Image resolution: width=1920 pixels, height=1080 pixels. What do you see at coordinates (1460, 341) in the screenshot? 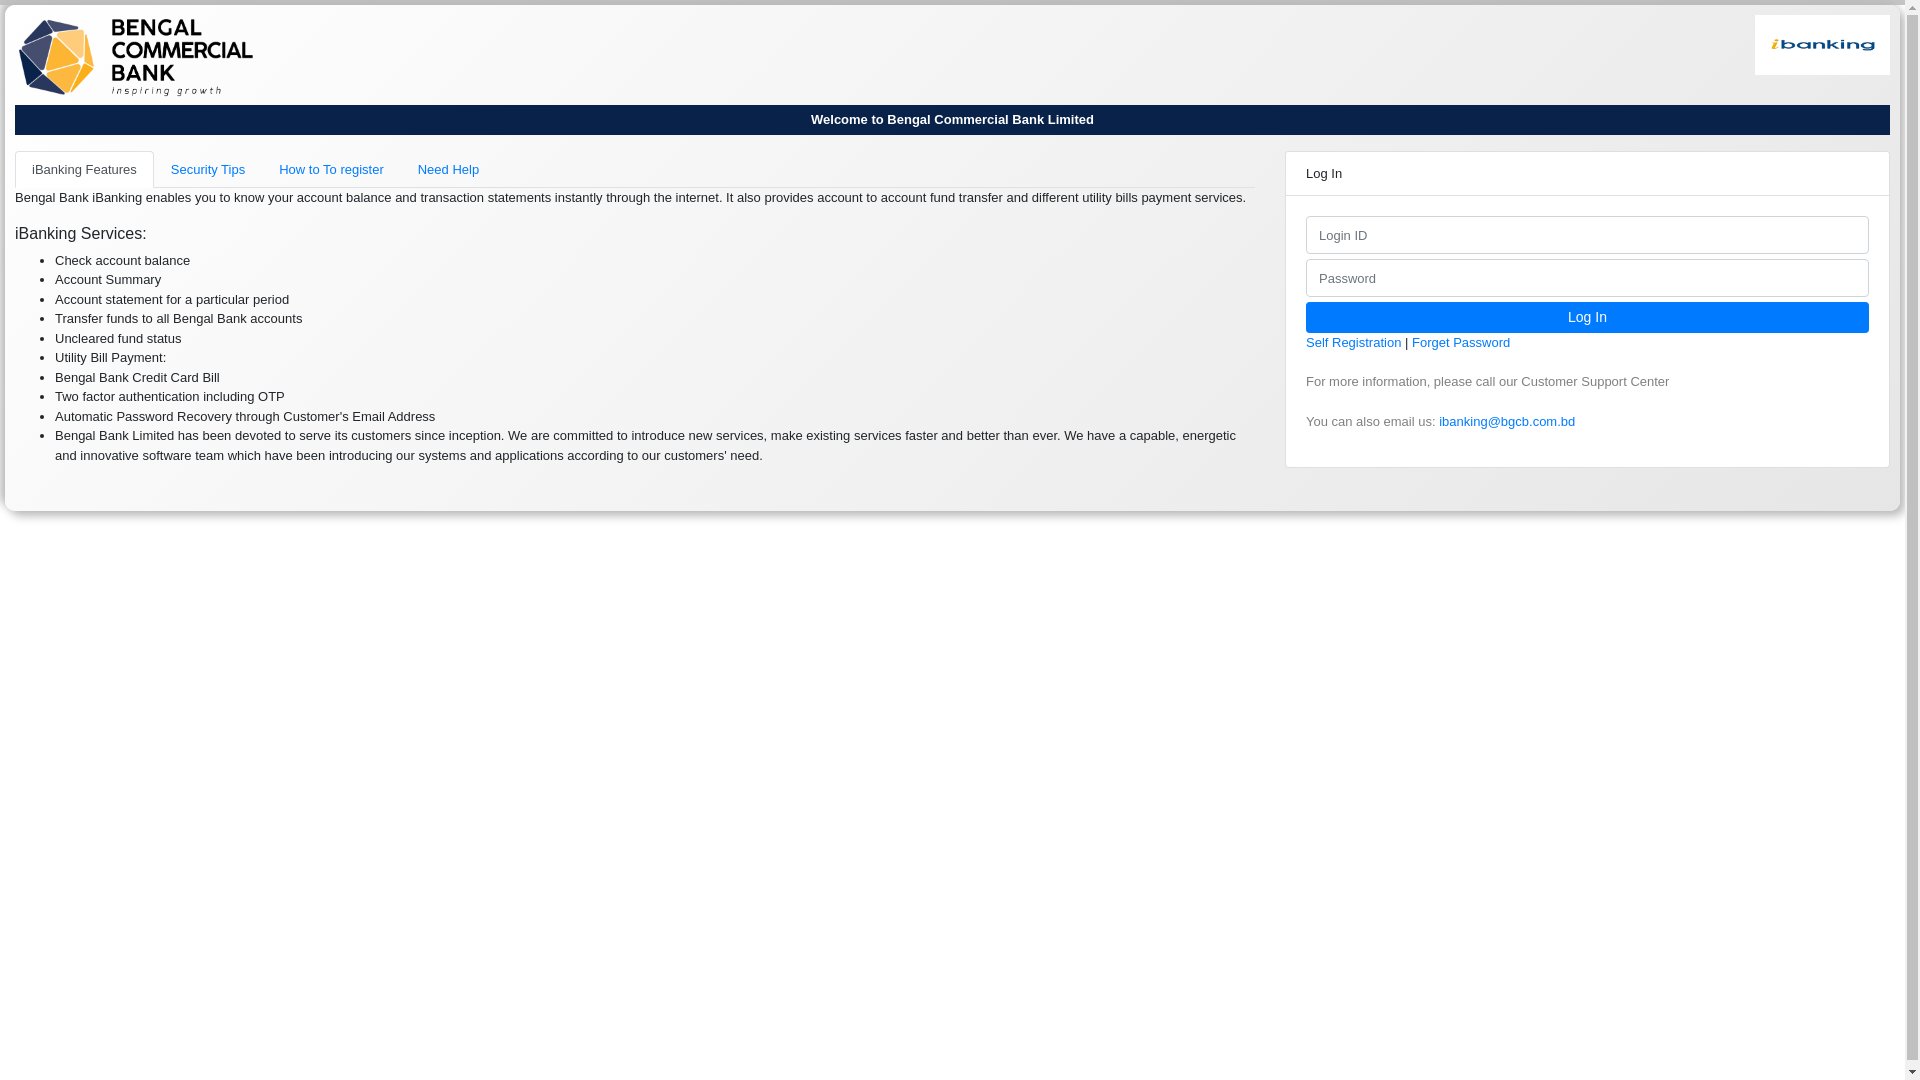
I see `'Forget Password'` at bounding box center [1460, 341].